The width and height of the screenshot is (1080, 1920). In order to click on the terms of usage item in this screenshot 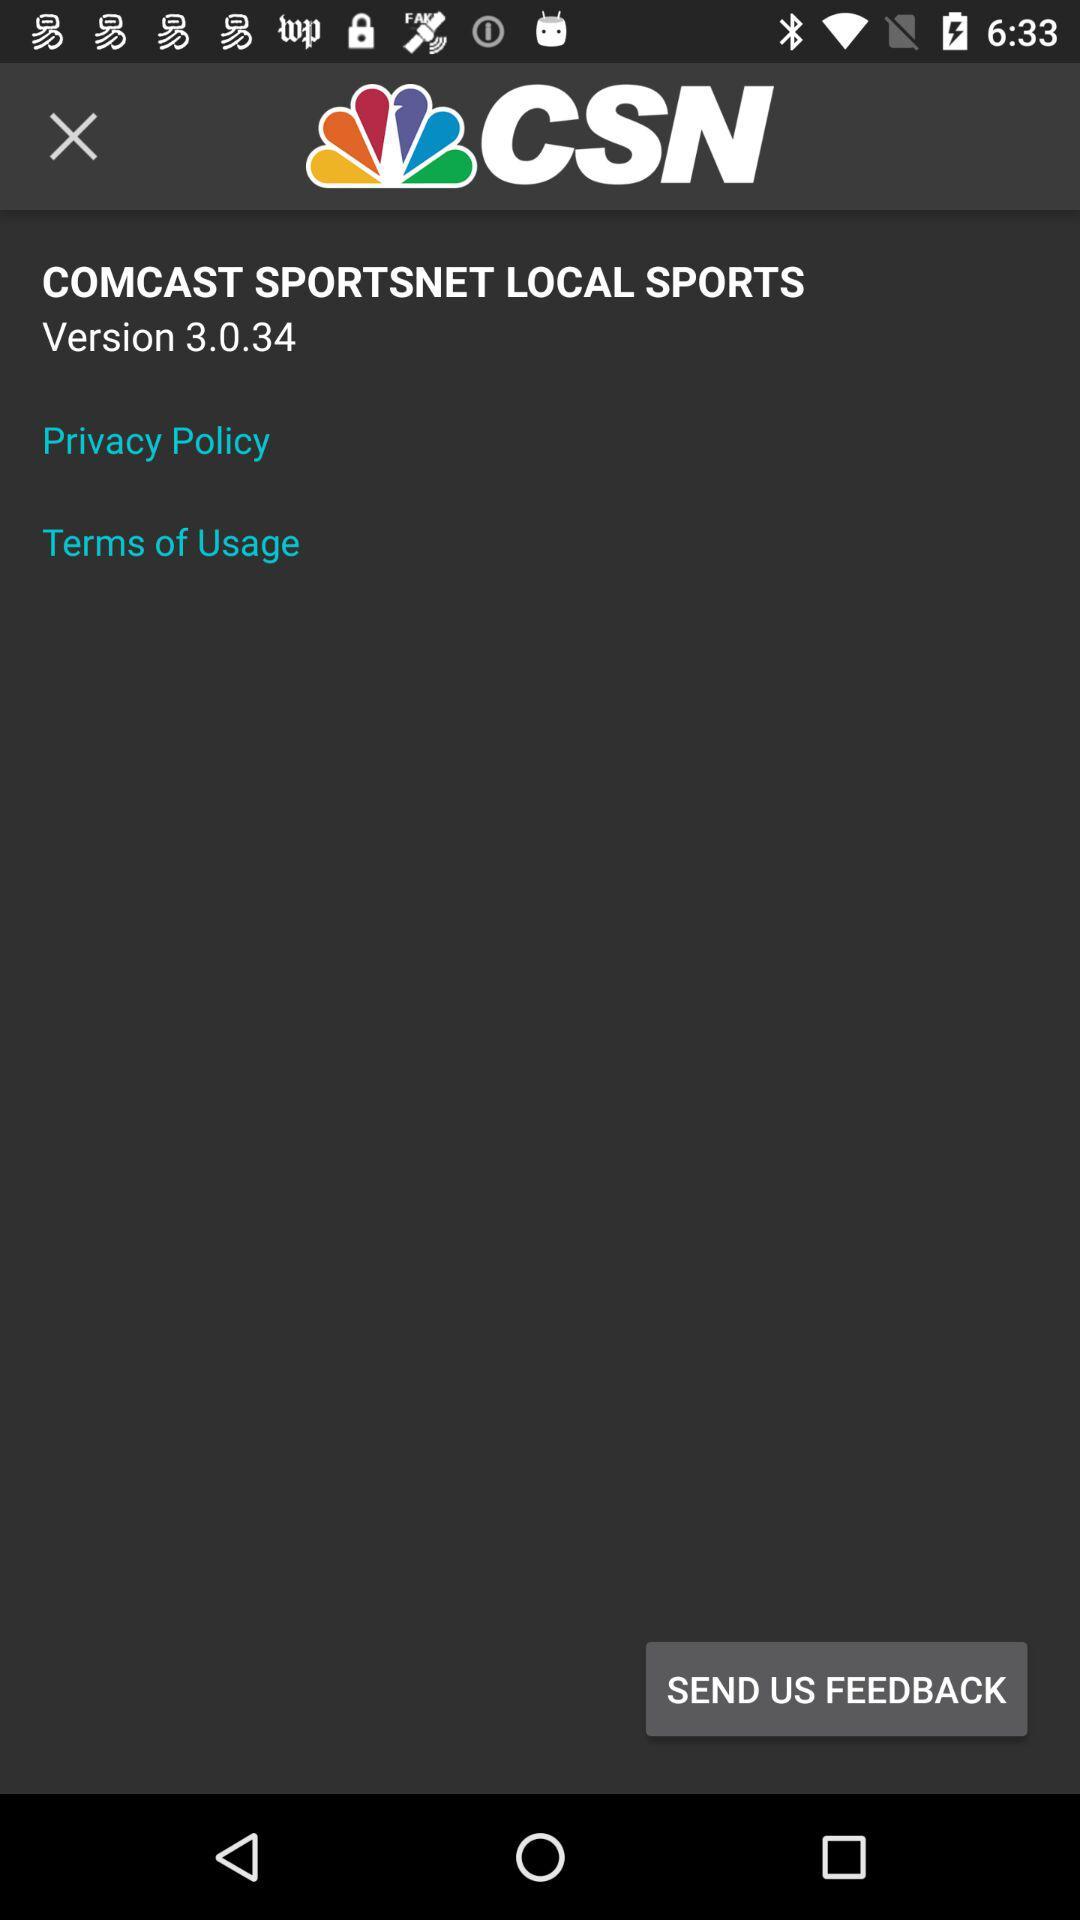, I will do `click(184, 541)`.